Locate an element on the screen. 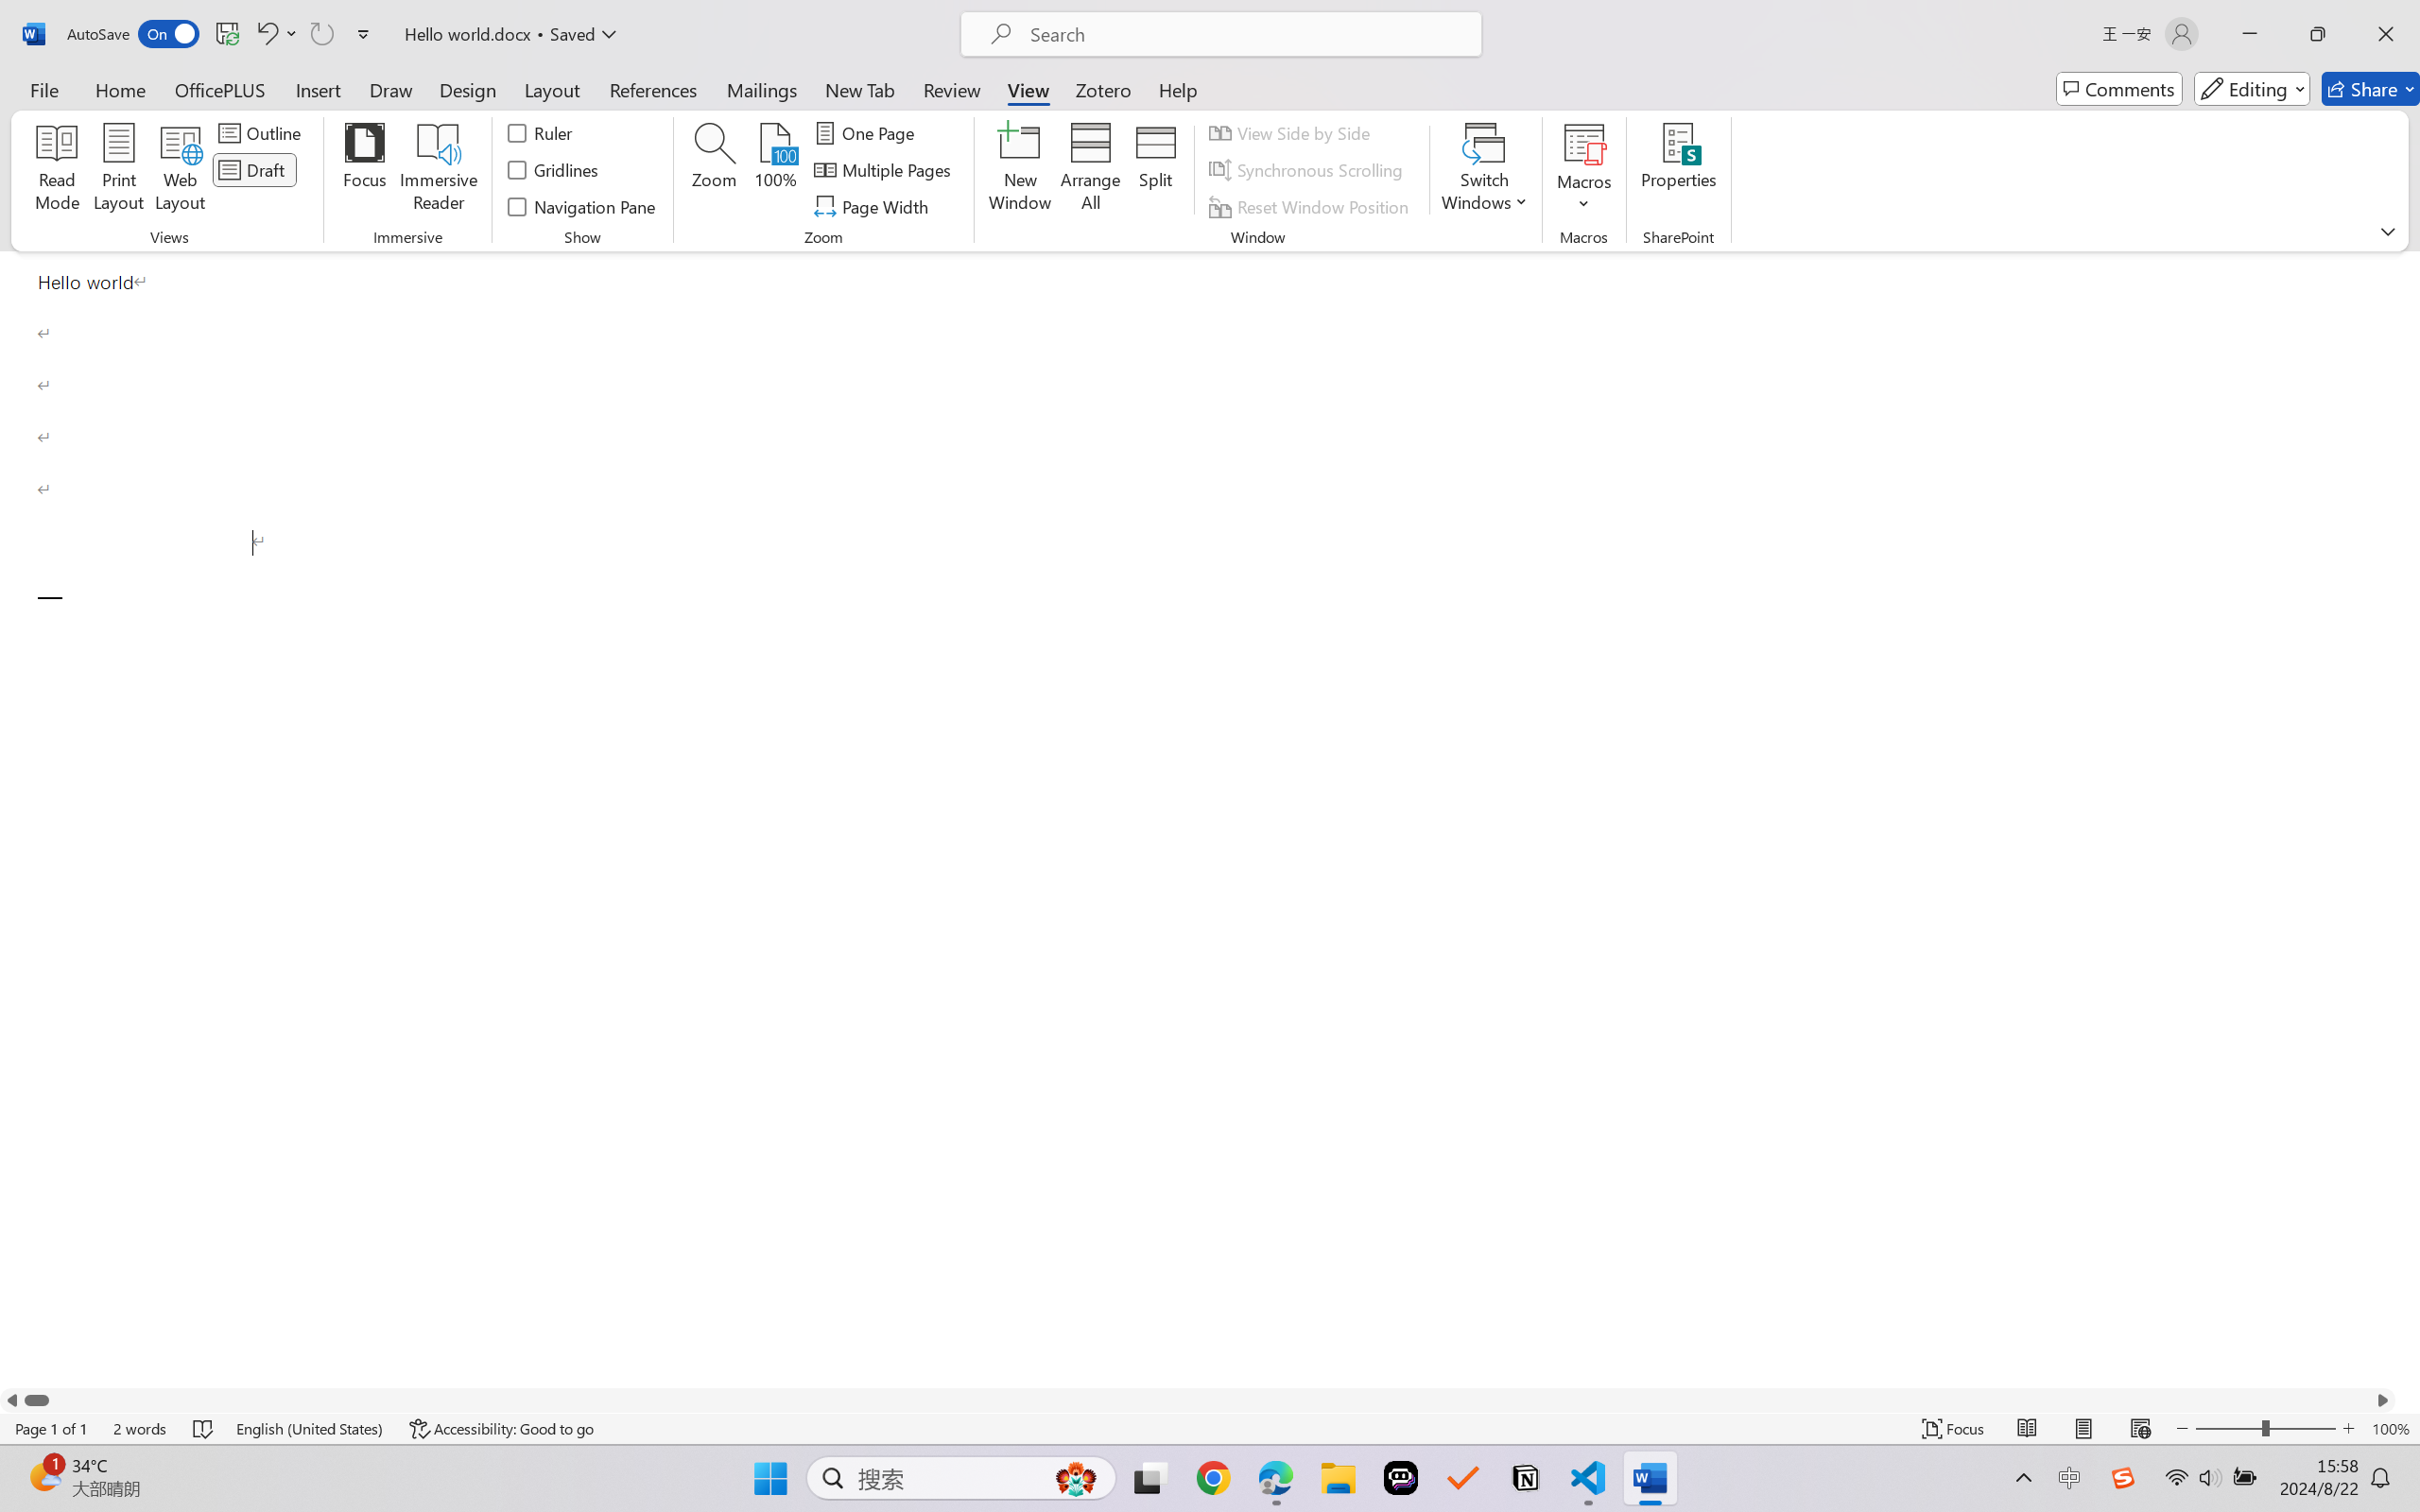 The width and height of the screenshot is (2420, 1512). 'New Tab' is located at coordinates (859, 88).